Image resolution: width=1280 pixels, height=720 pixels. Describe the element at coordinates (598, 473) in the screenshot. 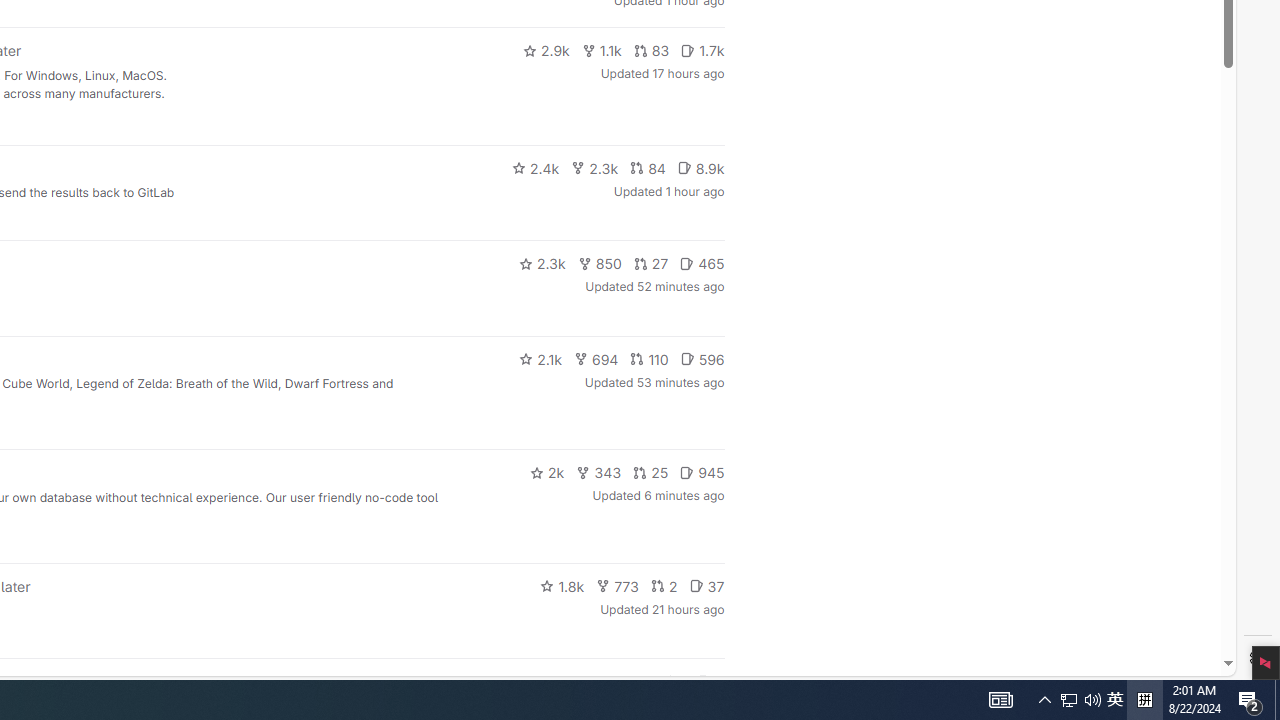

I see `'343'` at that location.